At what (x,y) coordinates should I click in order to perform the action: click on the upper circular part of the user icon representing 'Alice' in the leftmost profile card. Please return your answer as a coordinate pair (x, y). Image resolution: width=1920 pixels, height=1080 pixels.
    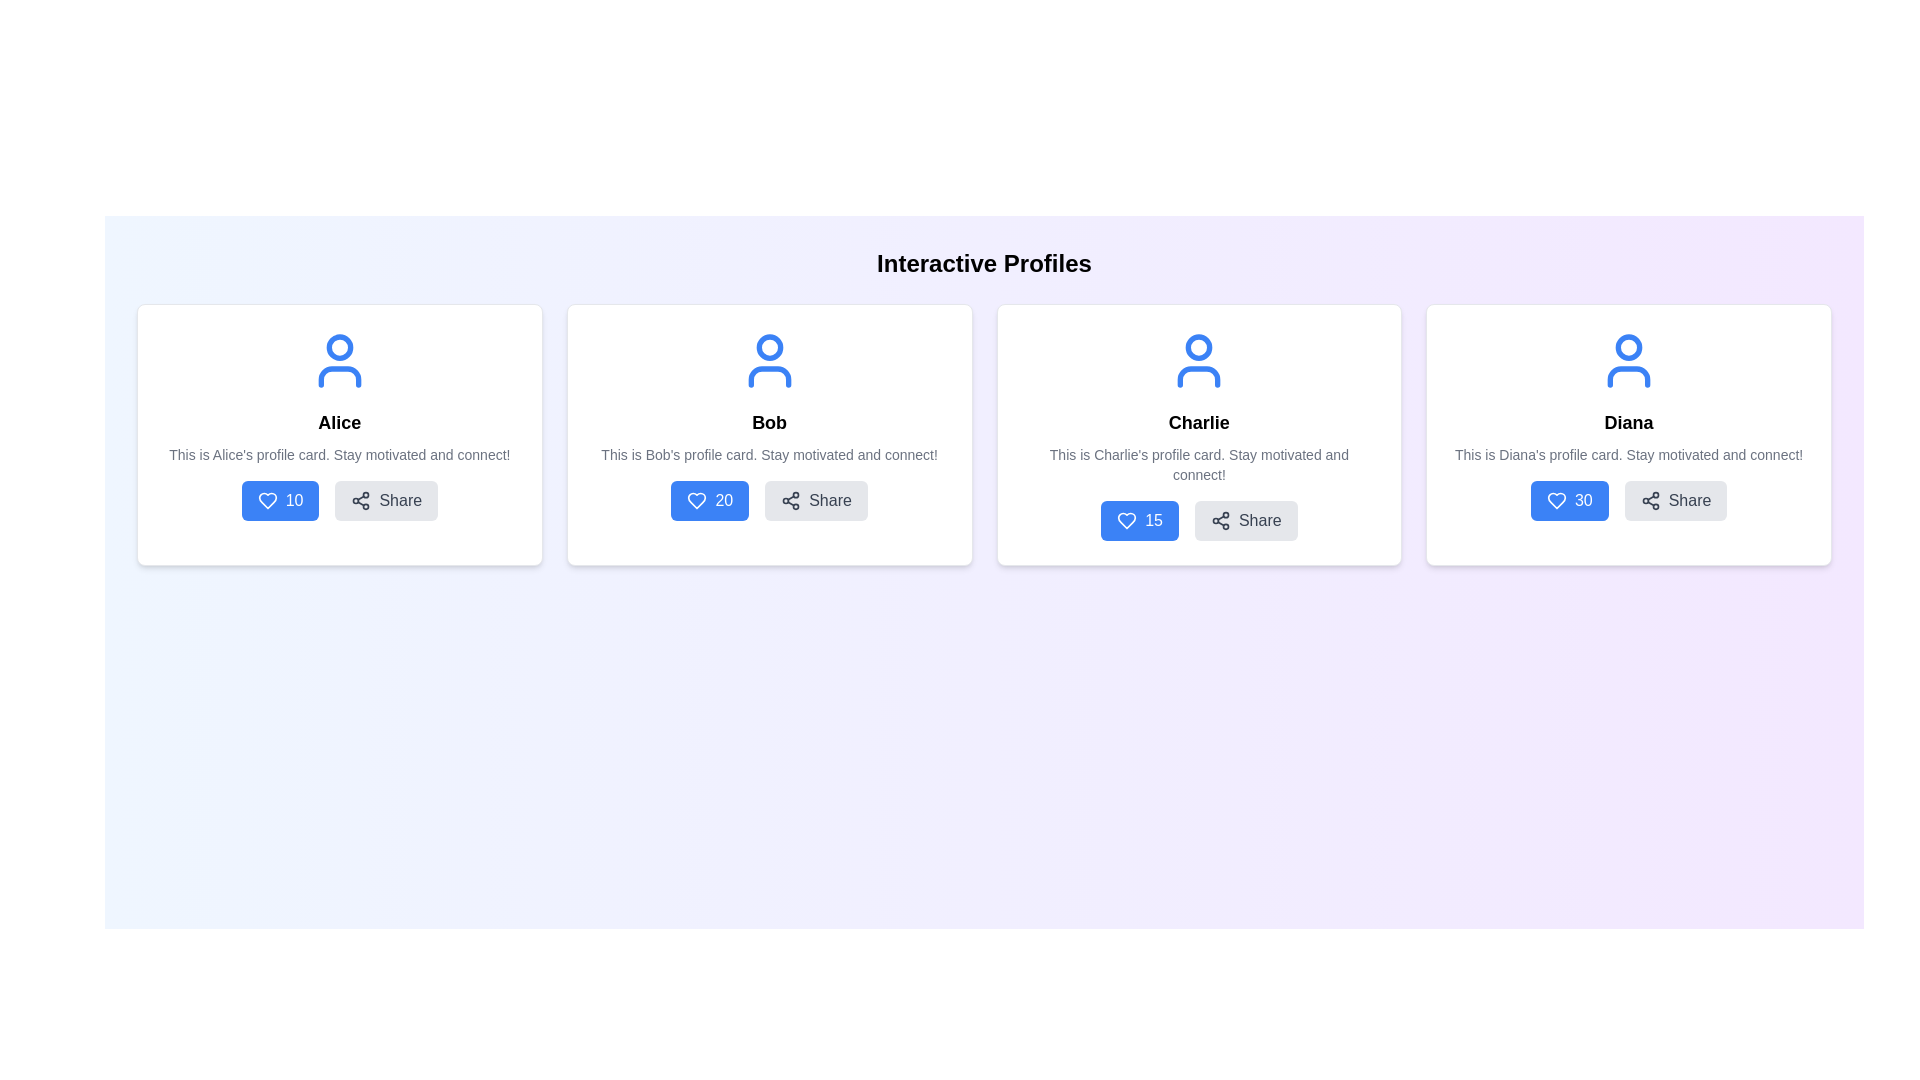
    Looking at the image, I should click on (339, 346).